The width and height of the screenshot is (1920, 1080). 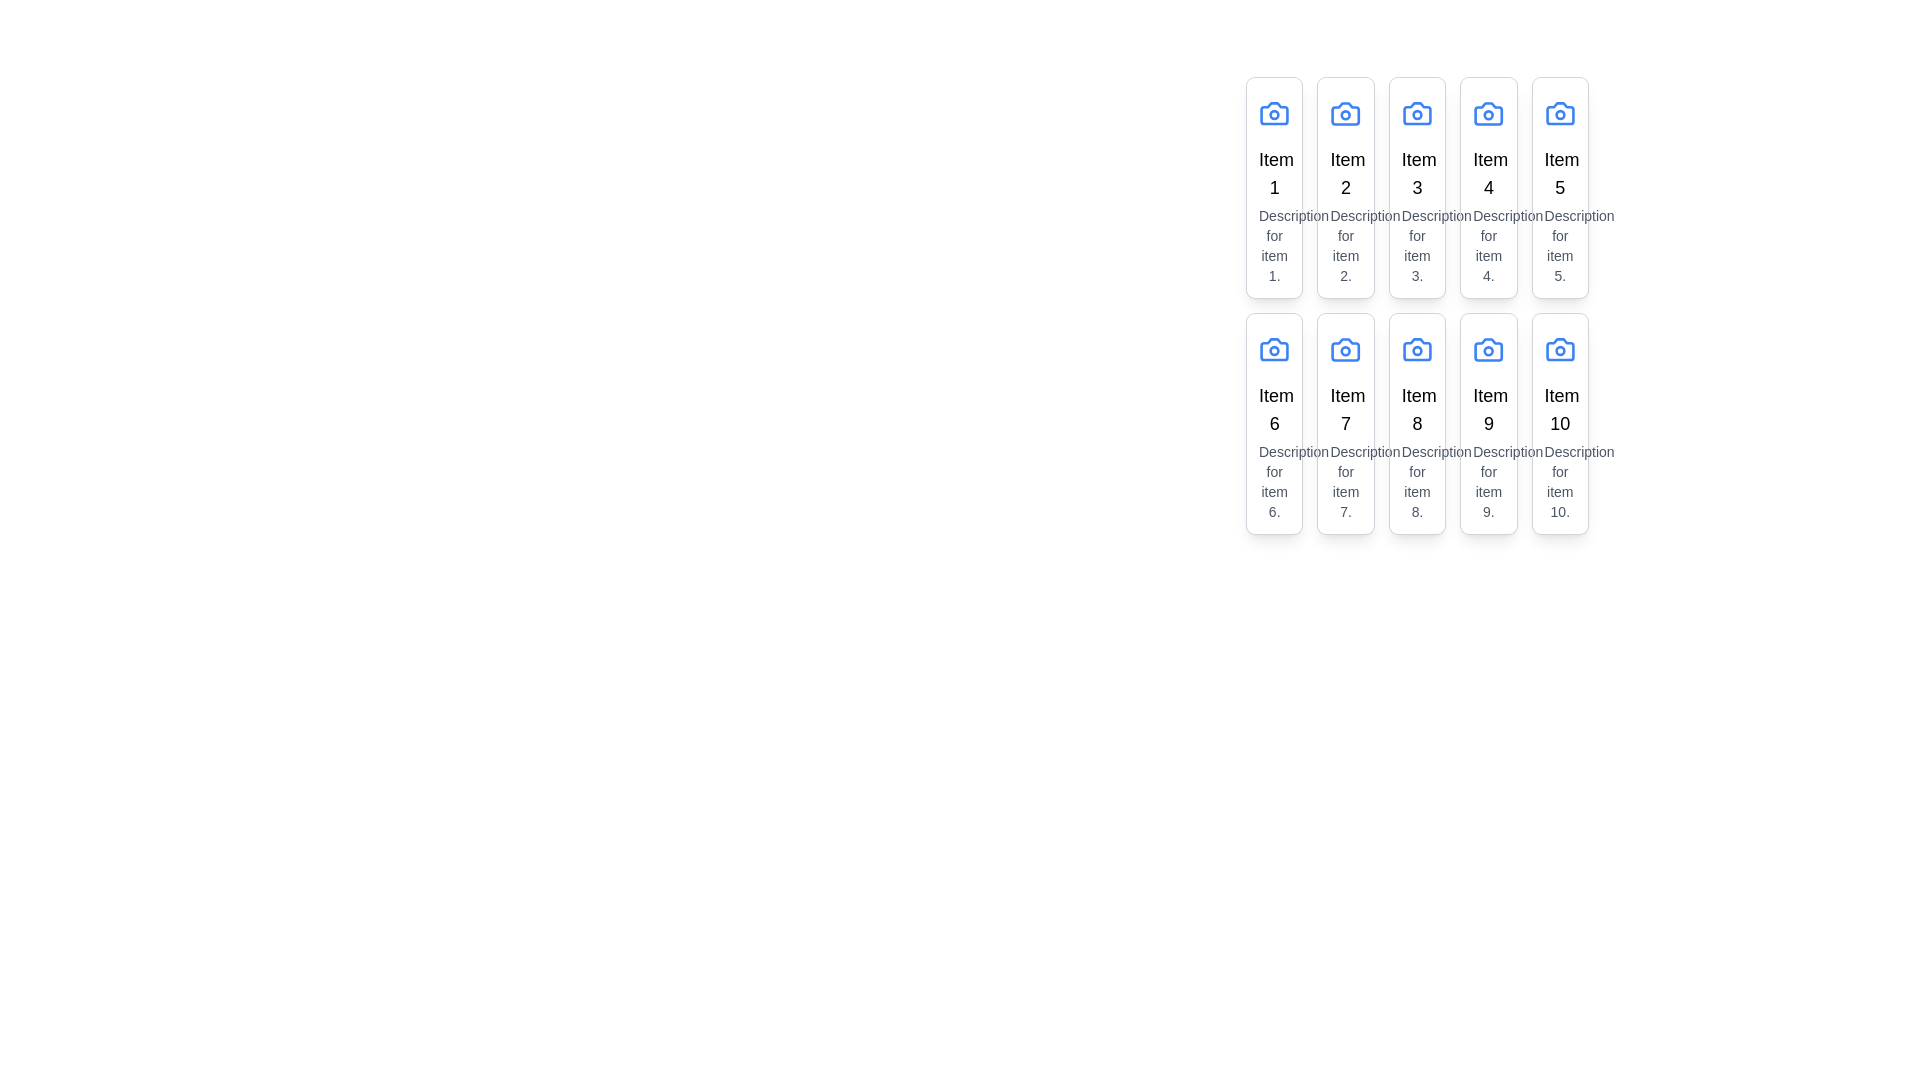 I want to click on the text block that displays 'Description for item 9.' which is styled in a smaller gray font and positioned beneath the 'Item 9' label, so click(x=1488, y=482).